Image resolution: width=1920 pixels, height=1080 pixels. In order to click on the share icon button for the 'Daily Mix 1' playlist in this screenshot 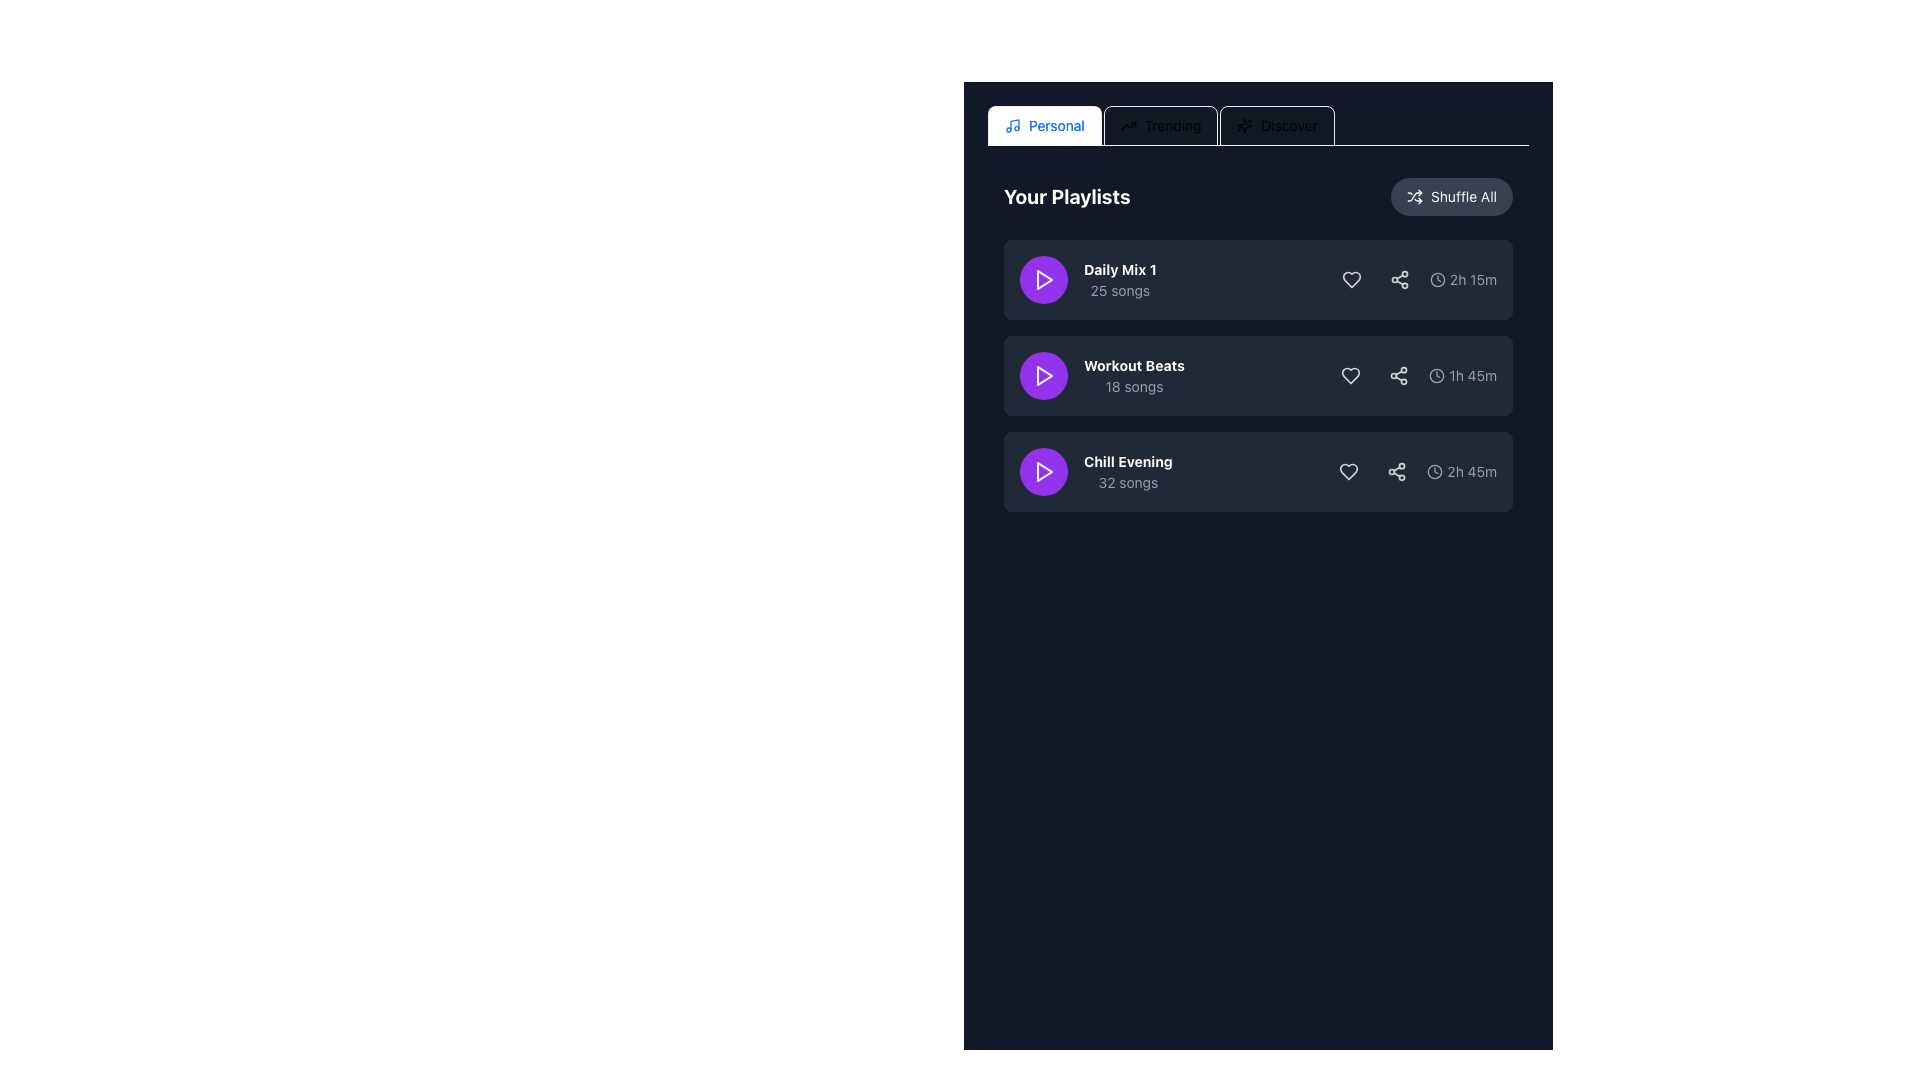, I will do `click(1398, 280)`.